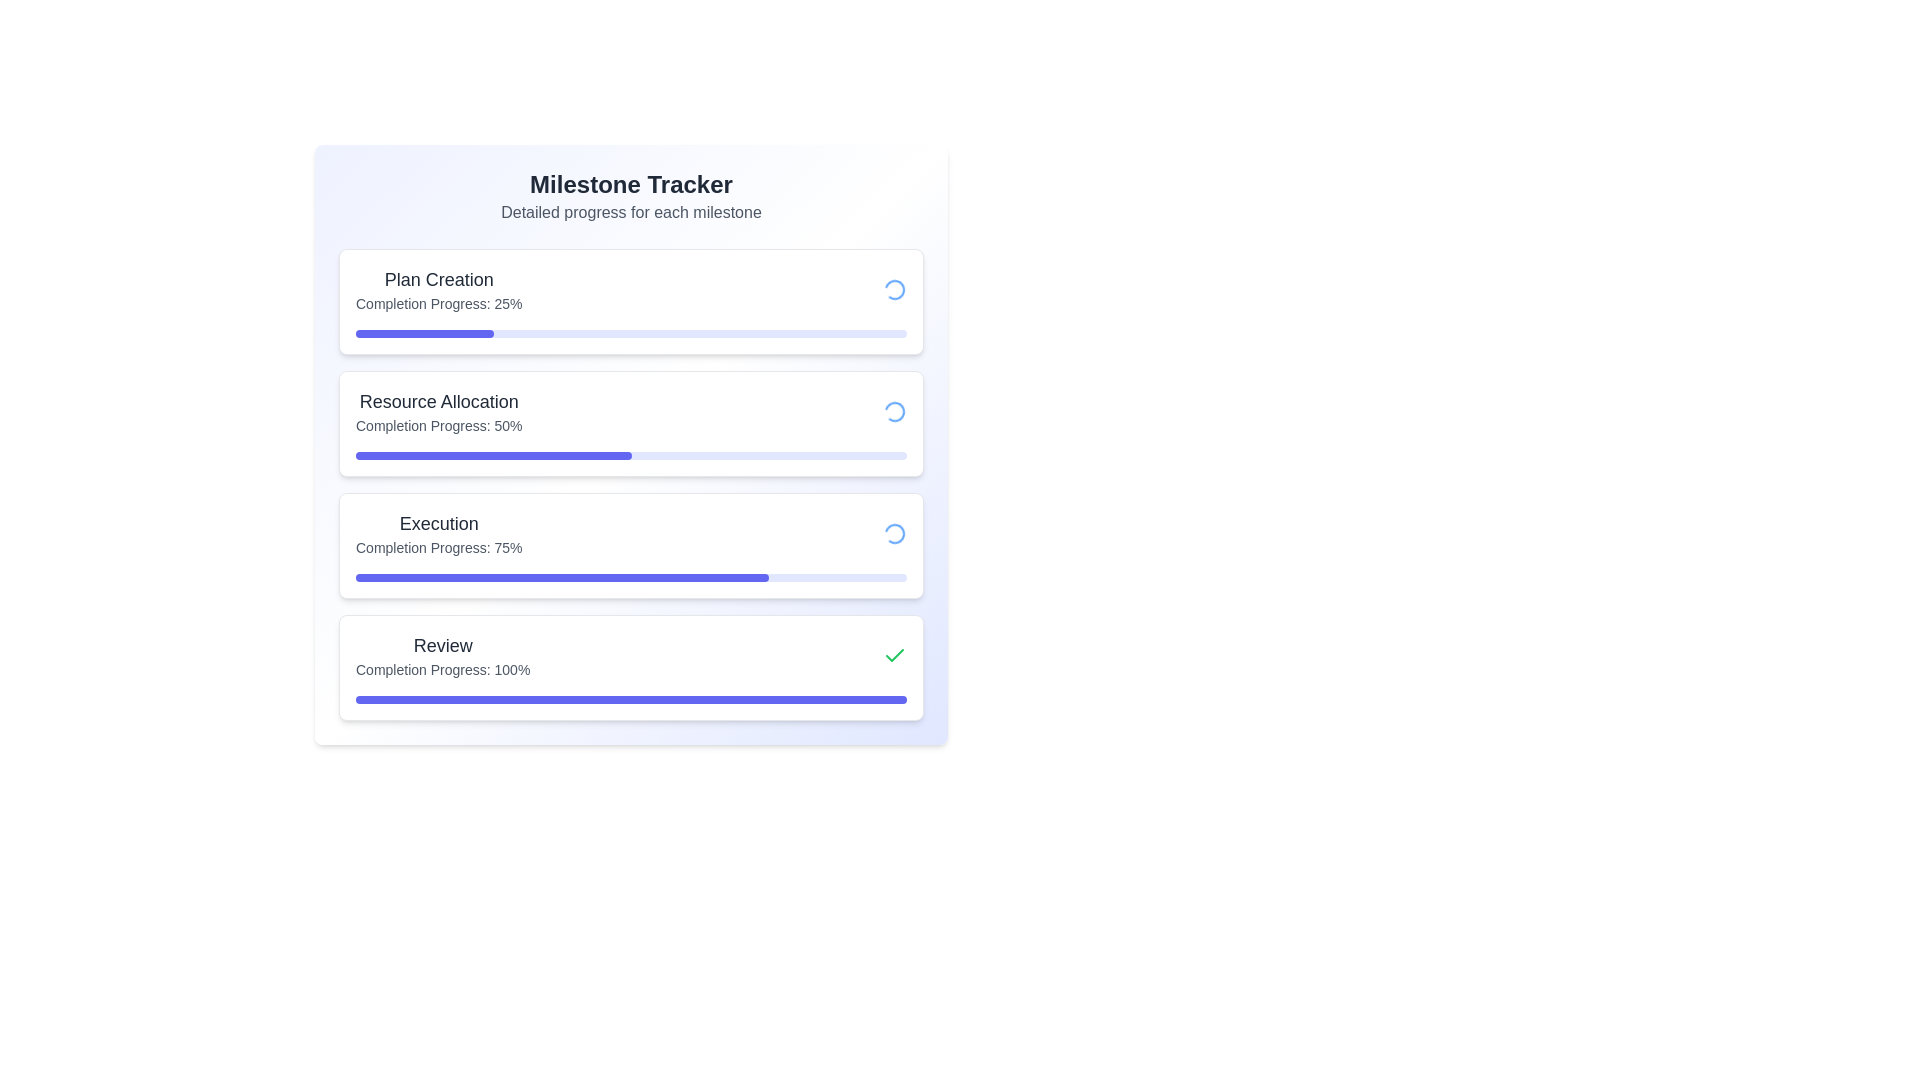  I want to click on the progress bar located in the 'Review' milestone section, positioned below the text 'Completion Progress: 100%', so click(630, 698).